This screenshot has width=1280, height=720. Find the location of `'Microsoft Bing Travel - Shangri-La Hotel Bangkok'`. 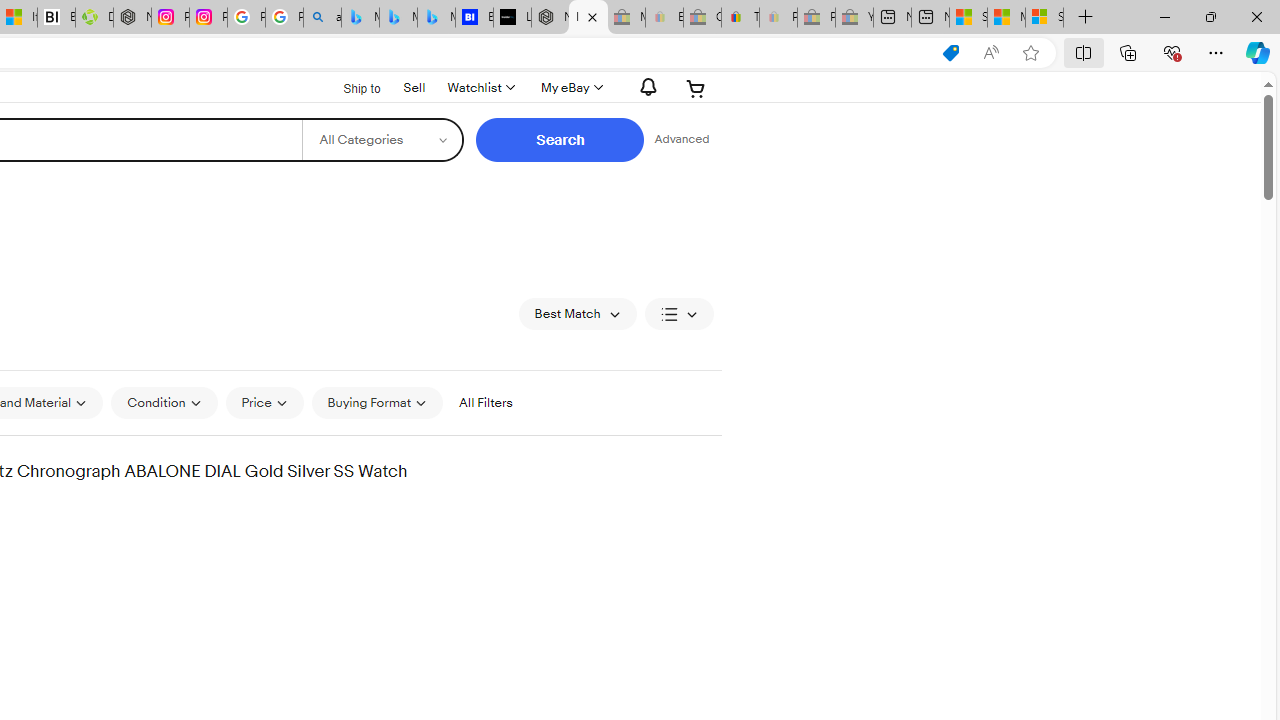

'Microsoft Bing Travel - Shangri-La Hotel Bangkok' is located at coordinates (435, 17).